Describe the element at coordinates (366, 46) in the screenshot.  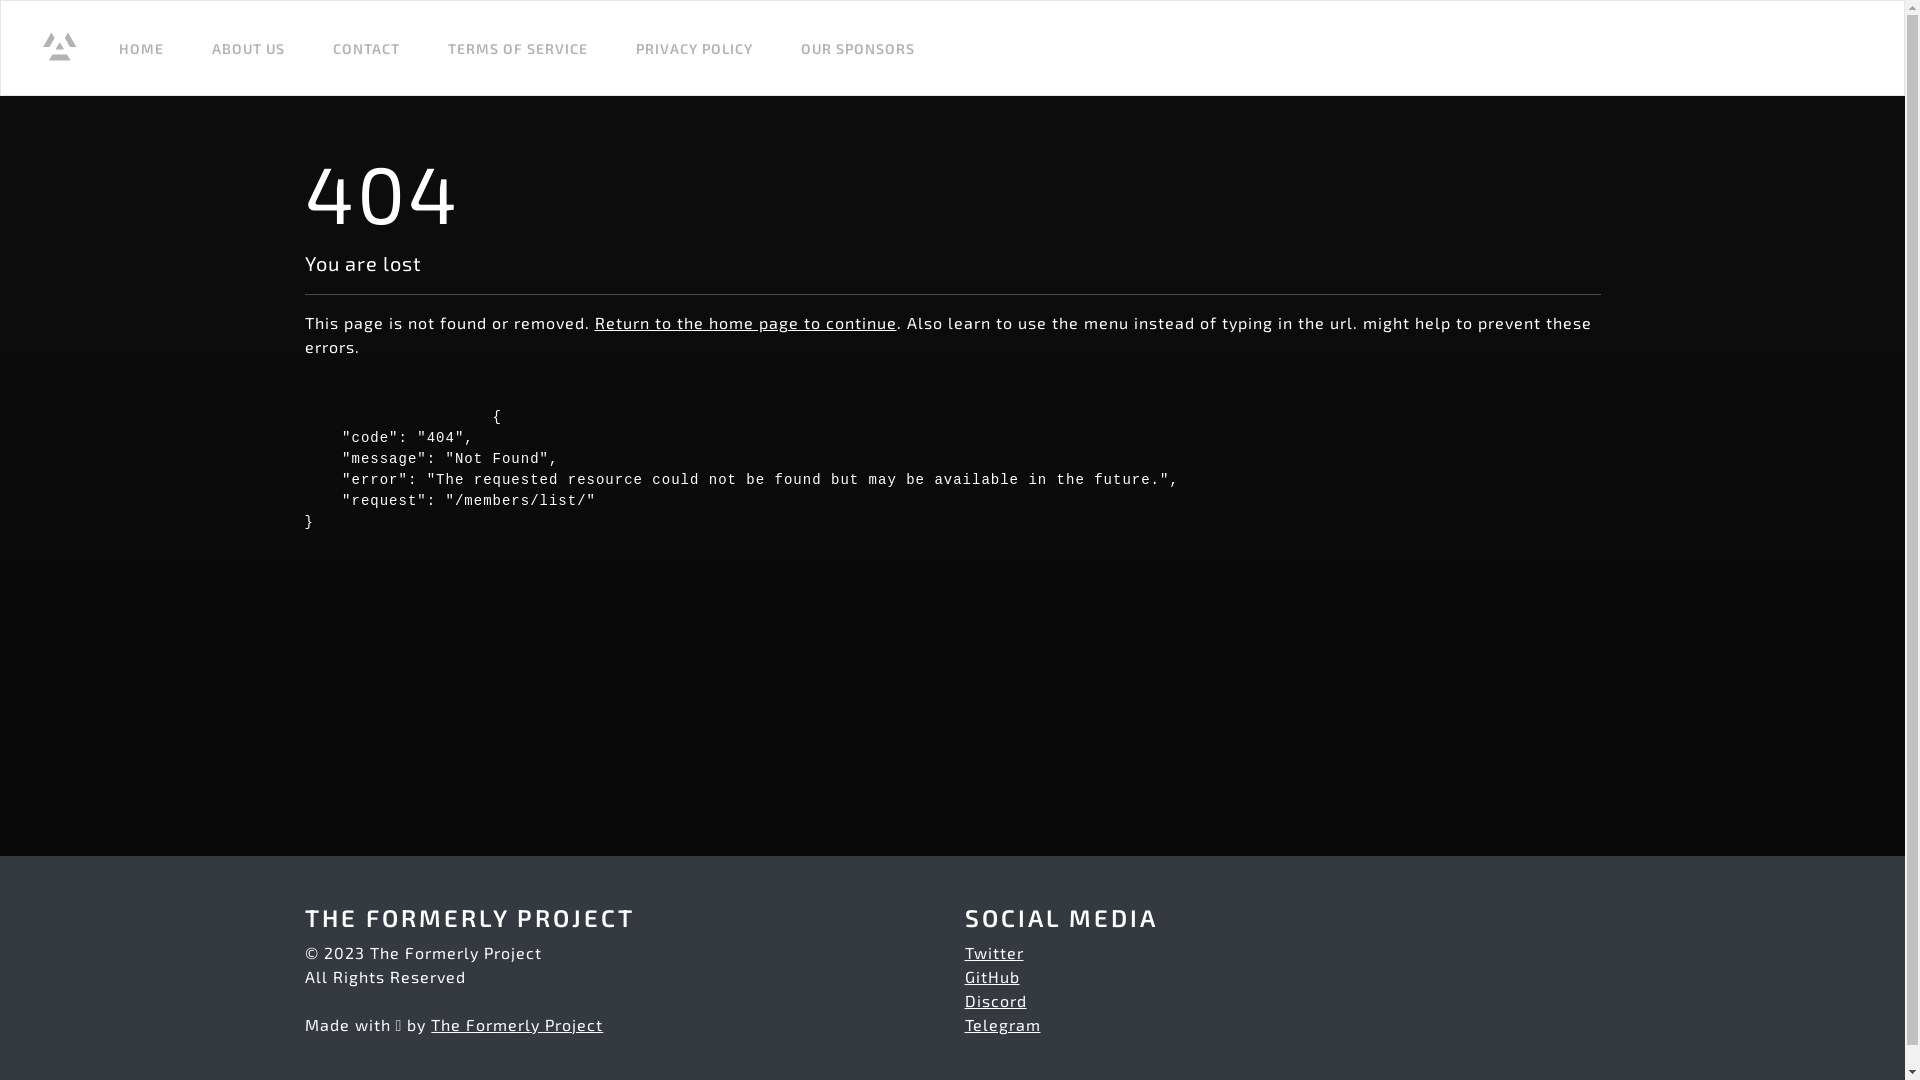
I see `'CONTACT'` at that location.